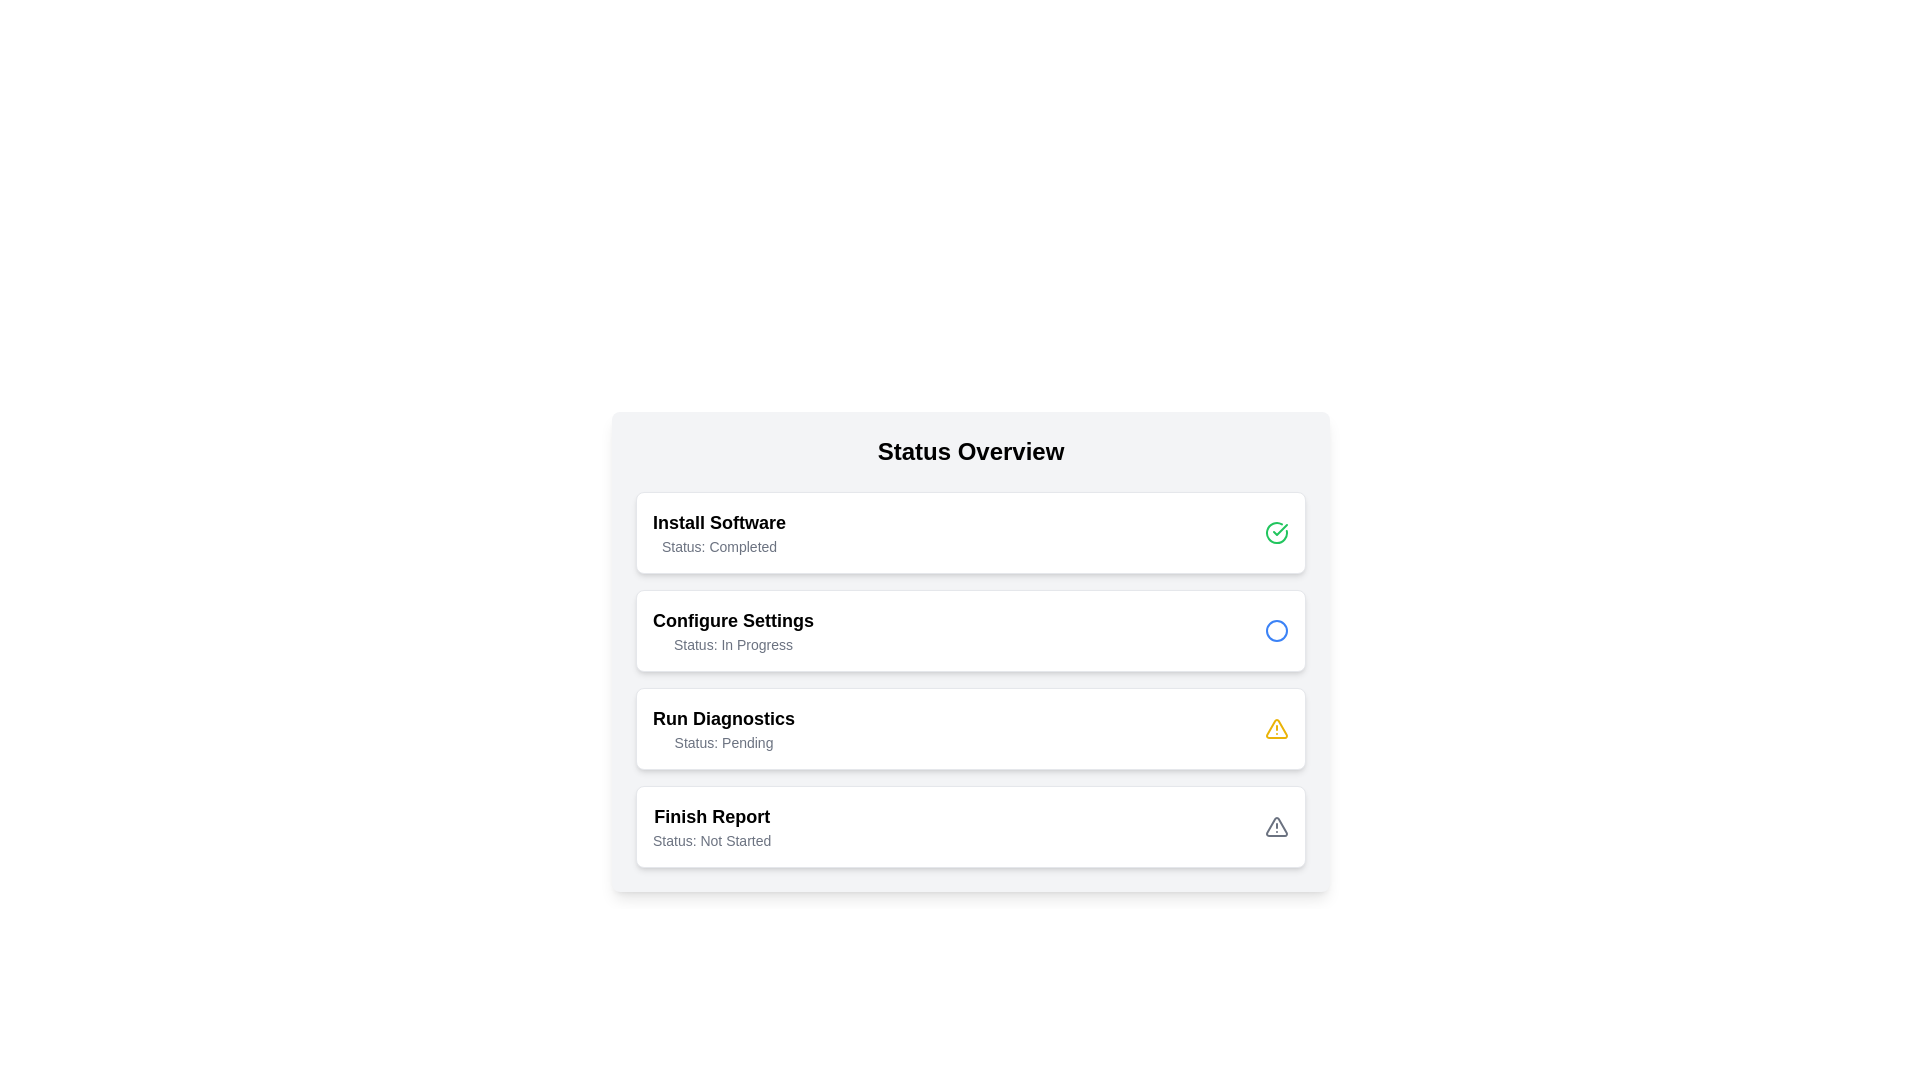 This screenshot has width=1920, height=1080. I want to click on the text display that indicates the current status of the 'Run Diagnostics' task, which is pending and is located below the heading 'Run Diagnostics', so click(723, 743).